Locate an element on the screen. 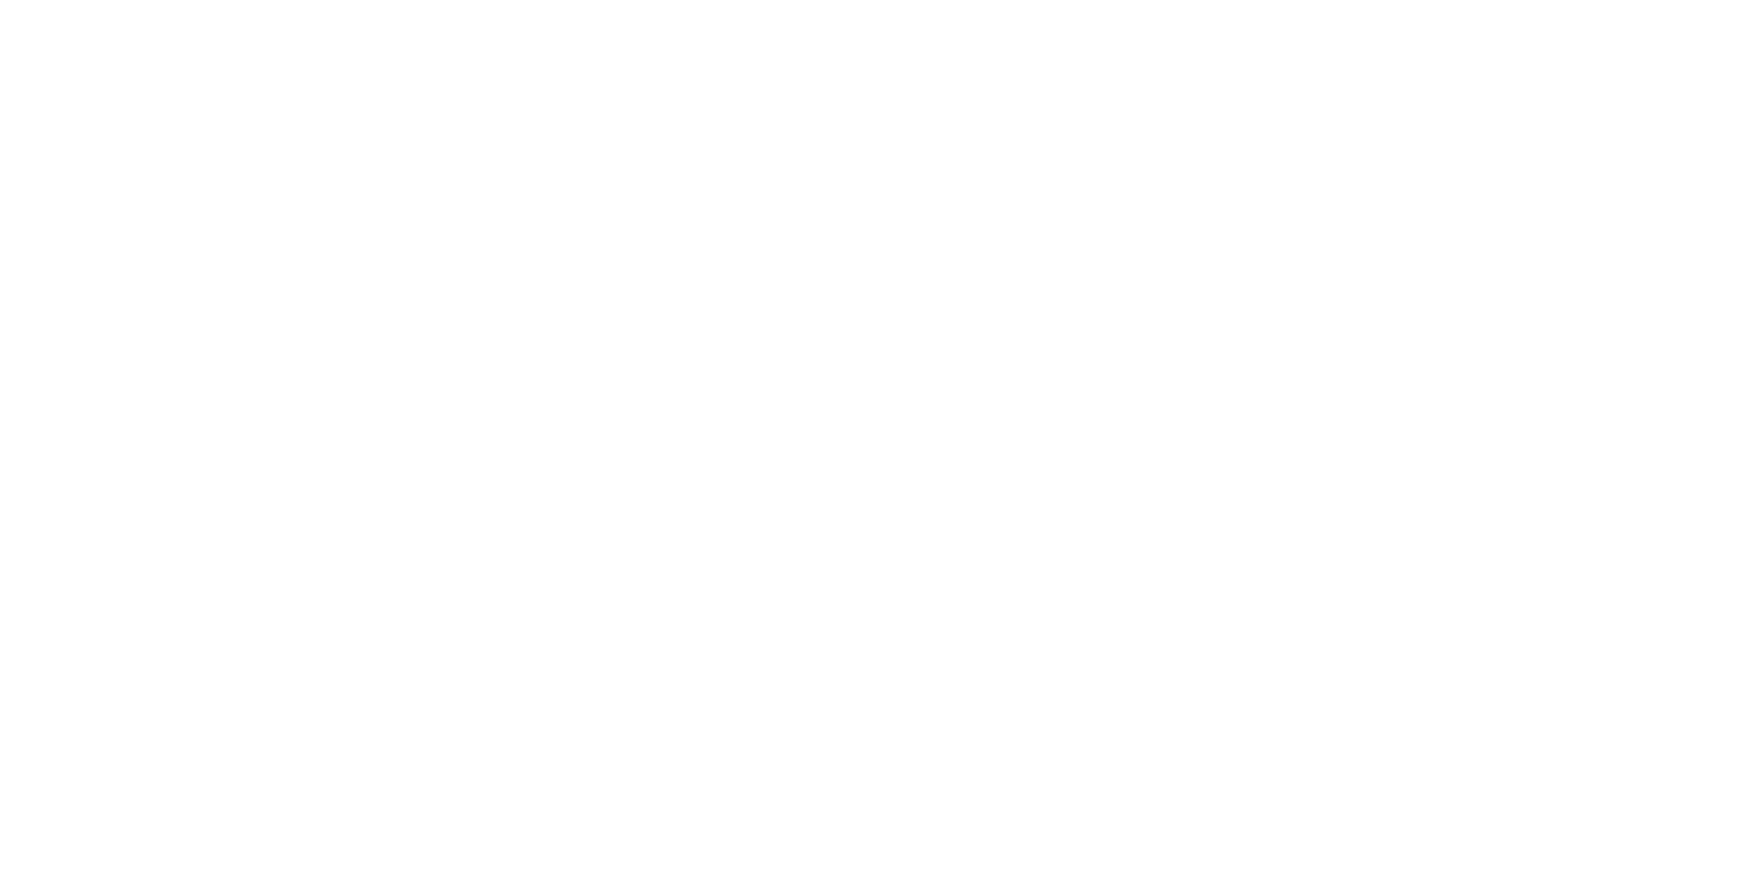 The width and height of the screenshot is (1750, 887). 'Phase Technology' is located at coordinates (549, 162).